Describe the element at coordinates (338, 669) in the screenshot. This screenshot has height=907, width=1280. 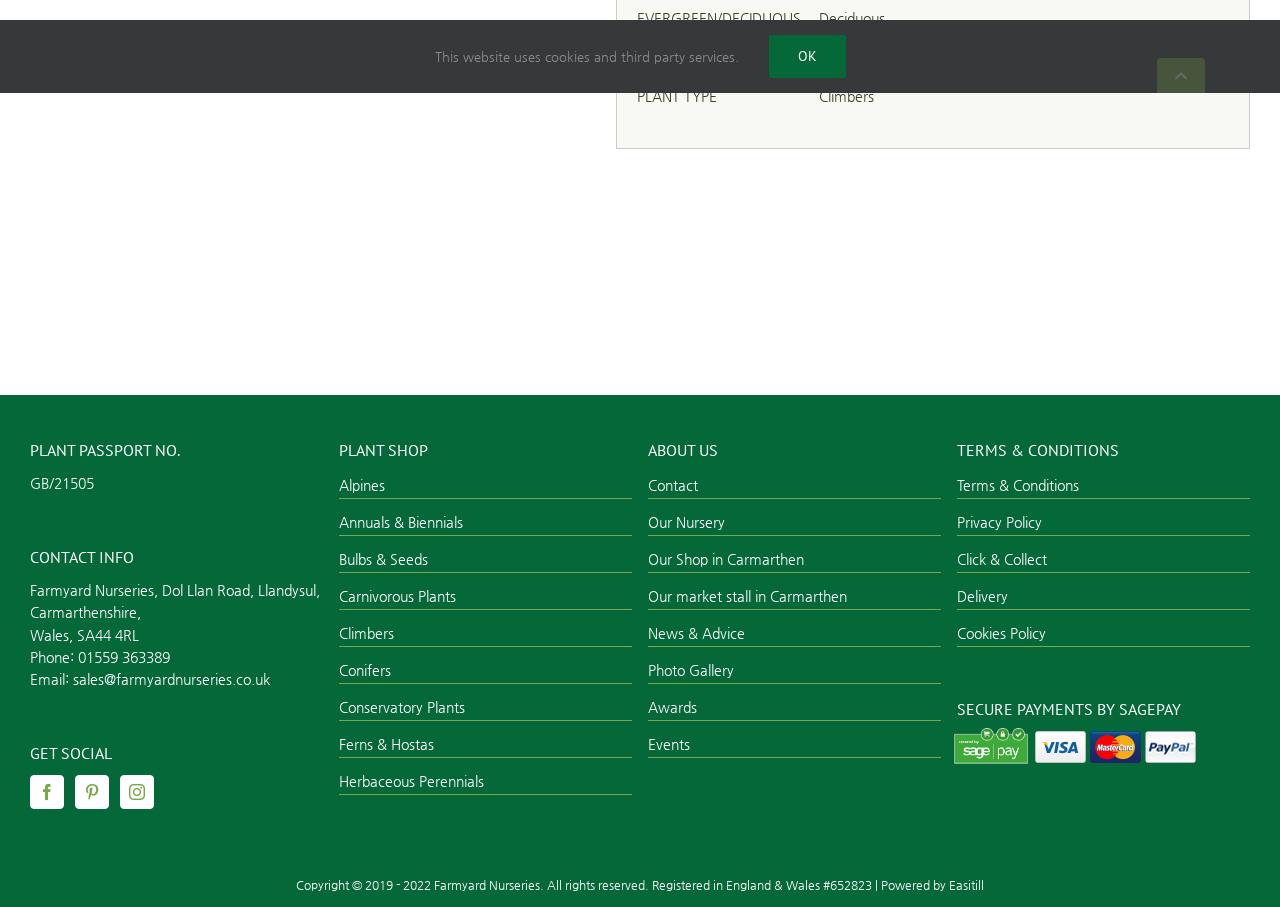
I see `'Conifers'` at that location.